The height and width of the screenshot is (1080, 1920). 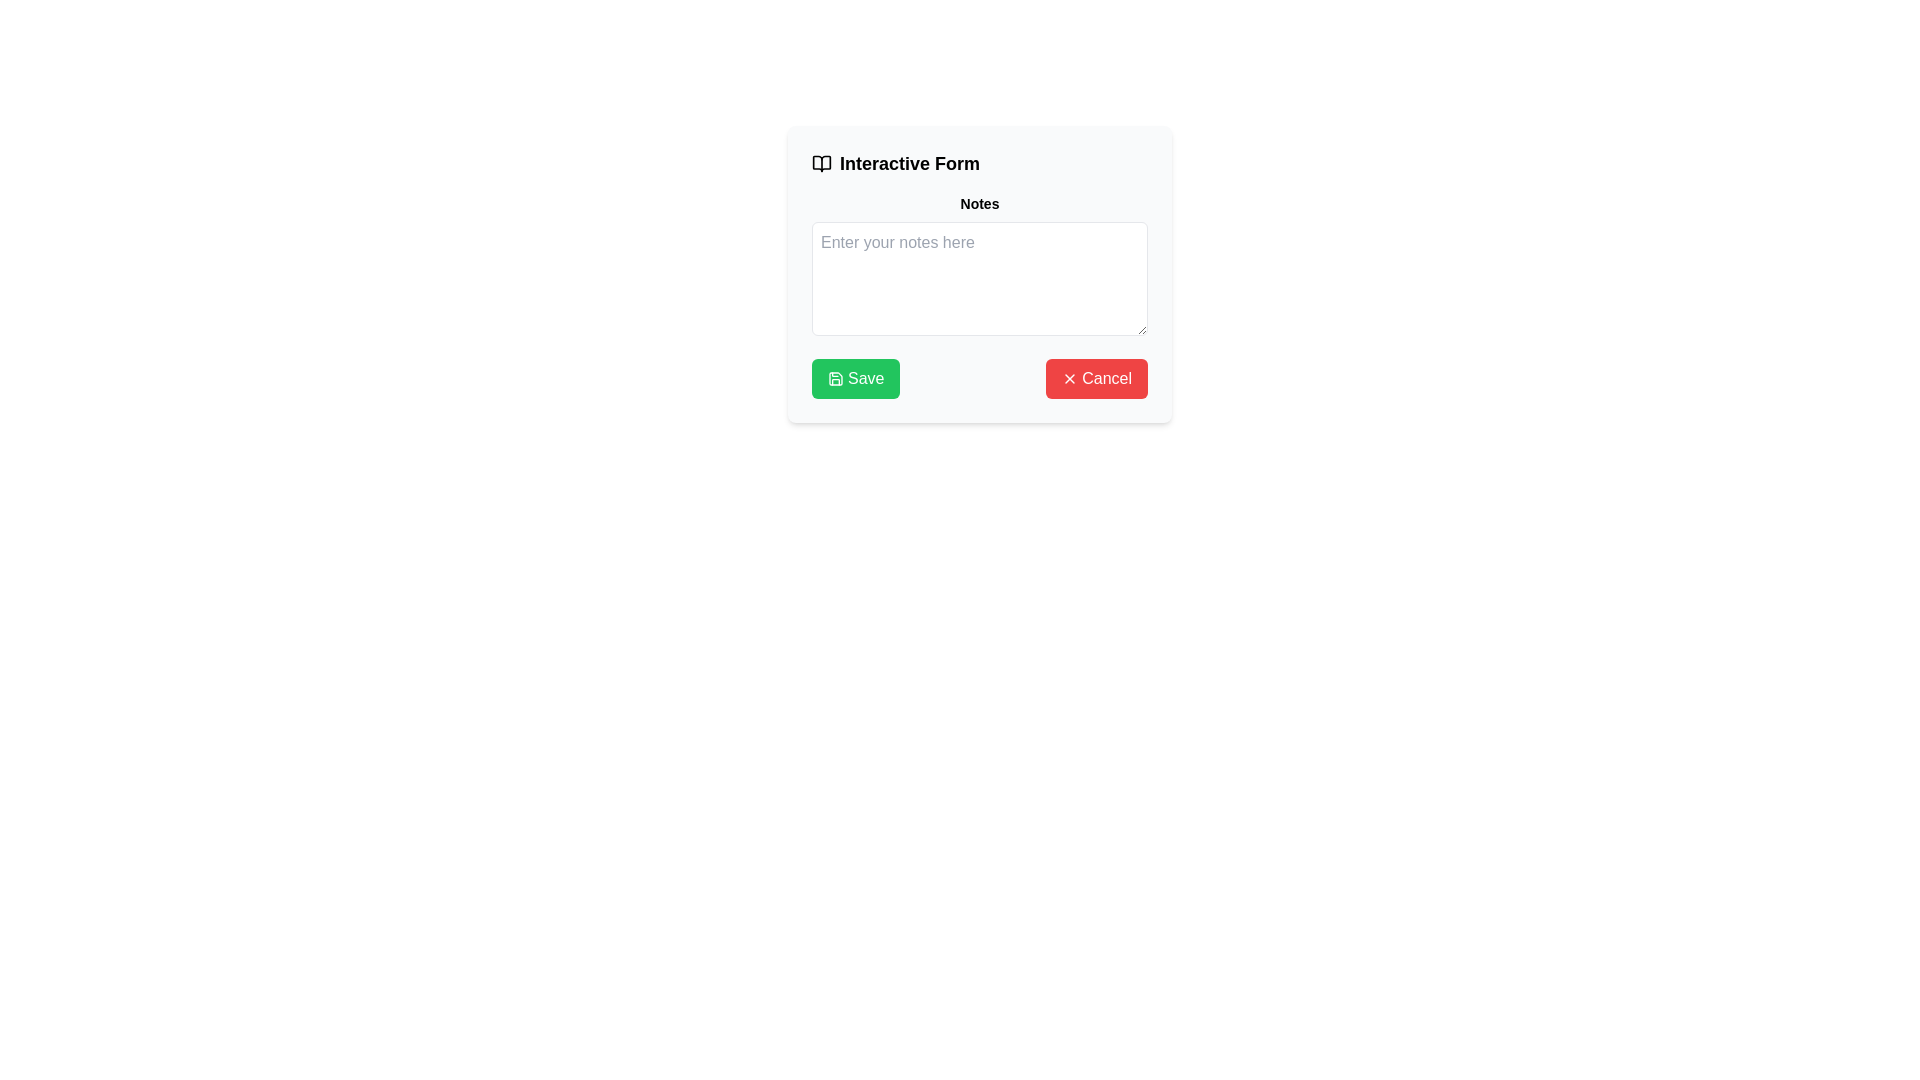 I want to click on the 'Notes' text label, which is a bold, slightly smaller font label located at the top of a white form panel, positioned directly above a multi-line text input field, so click(x=979, y=204).